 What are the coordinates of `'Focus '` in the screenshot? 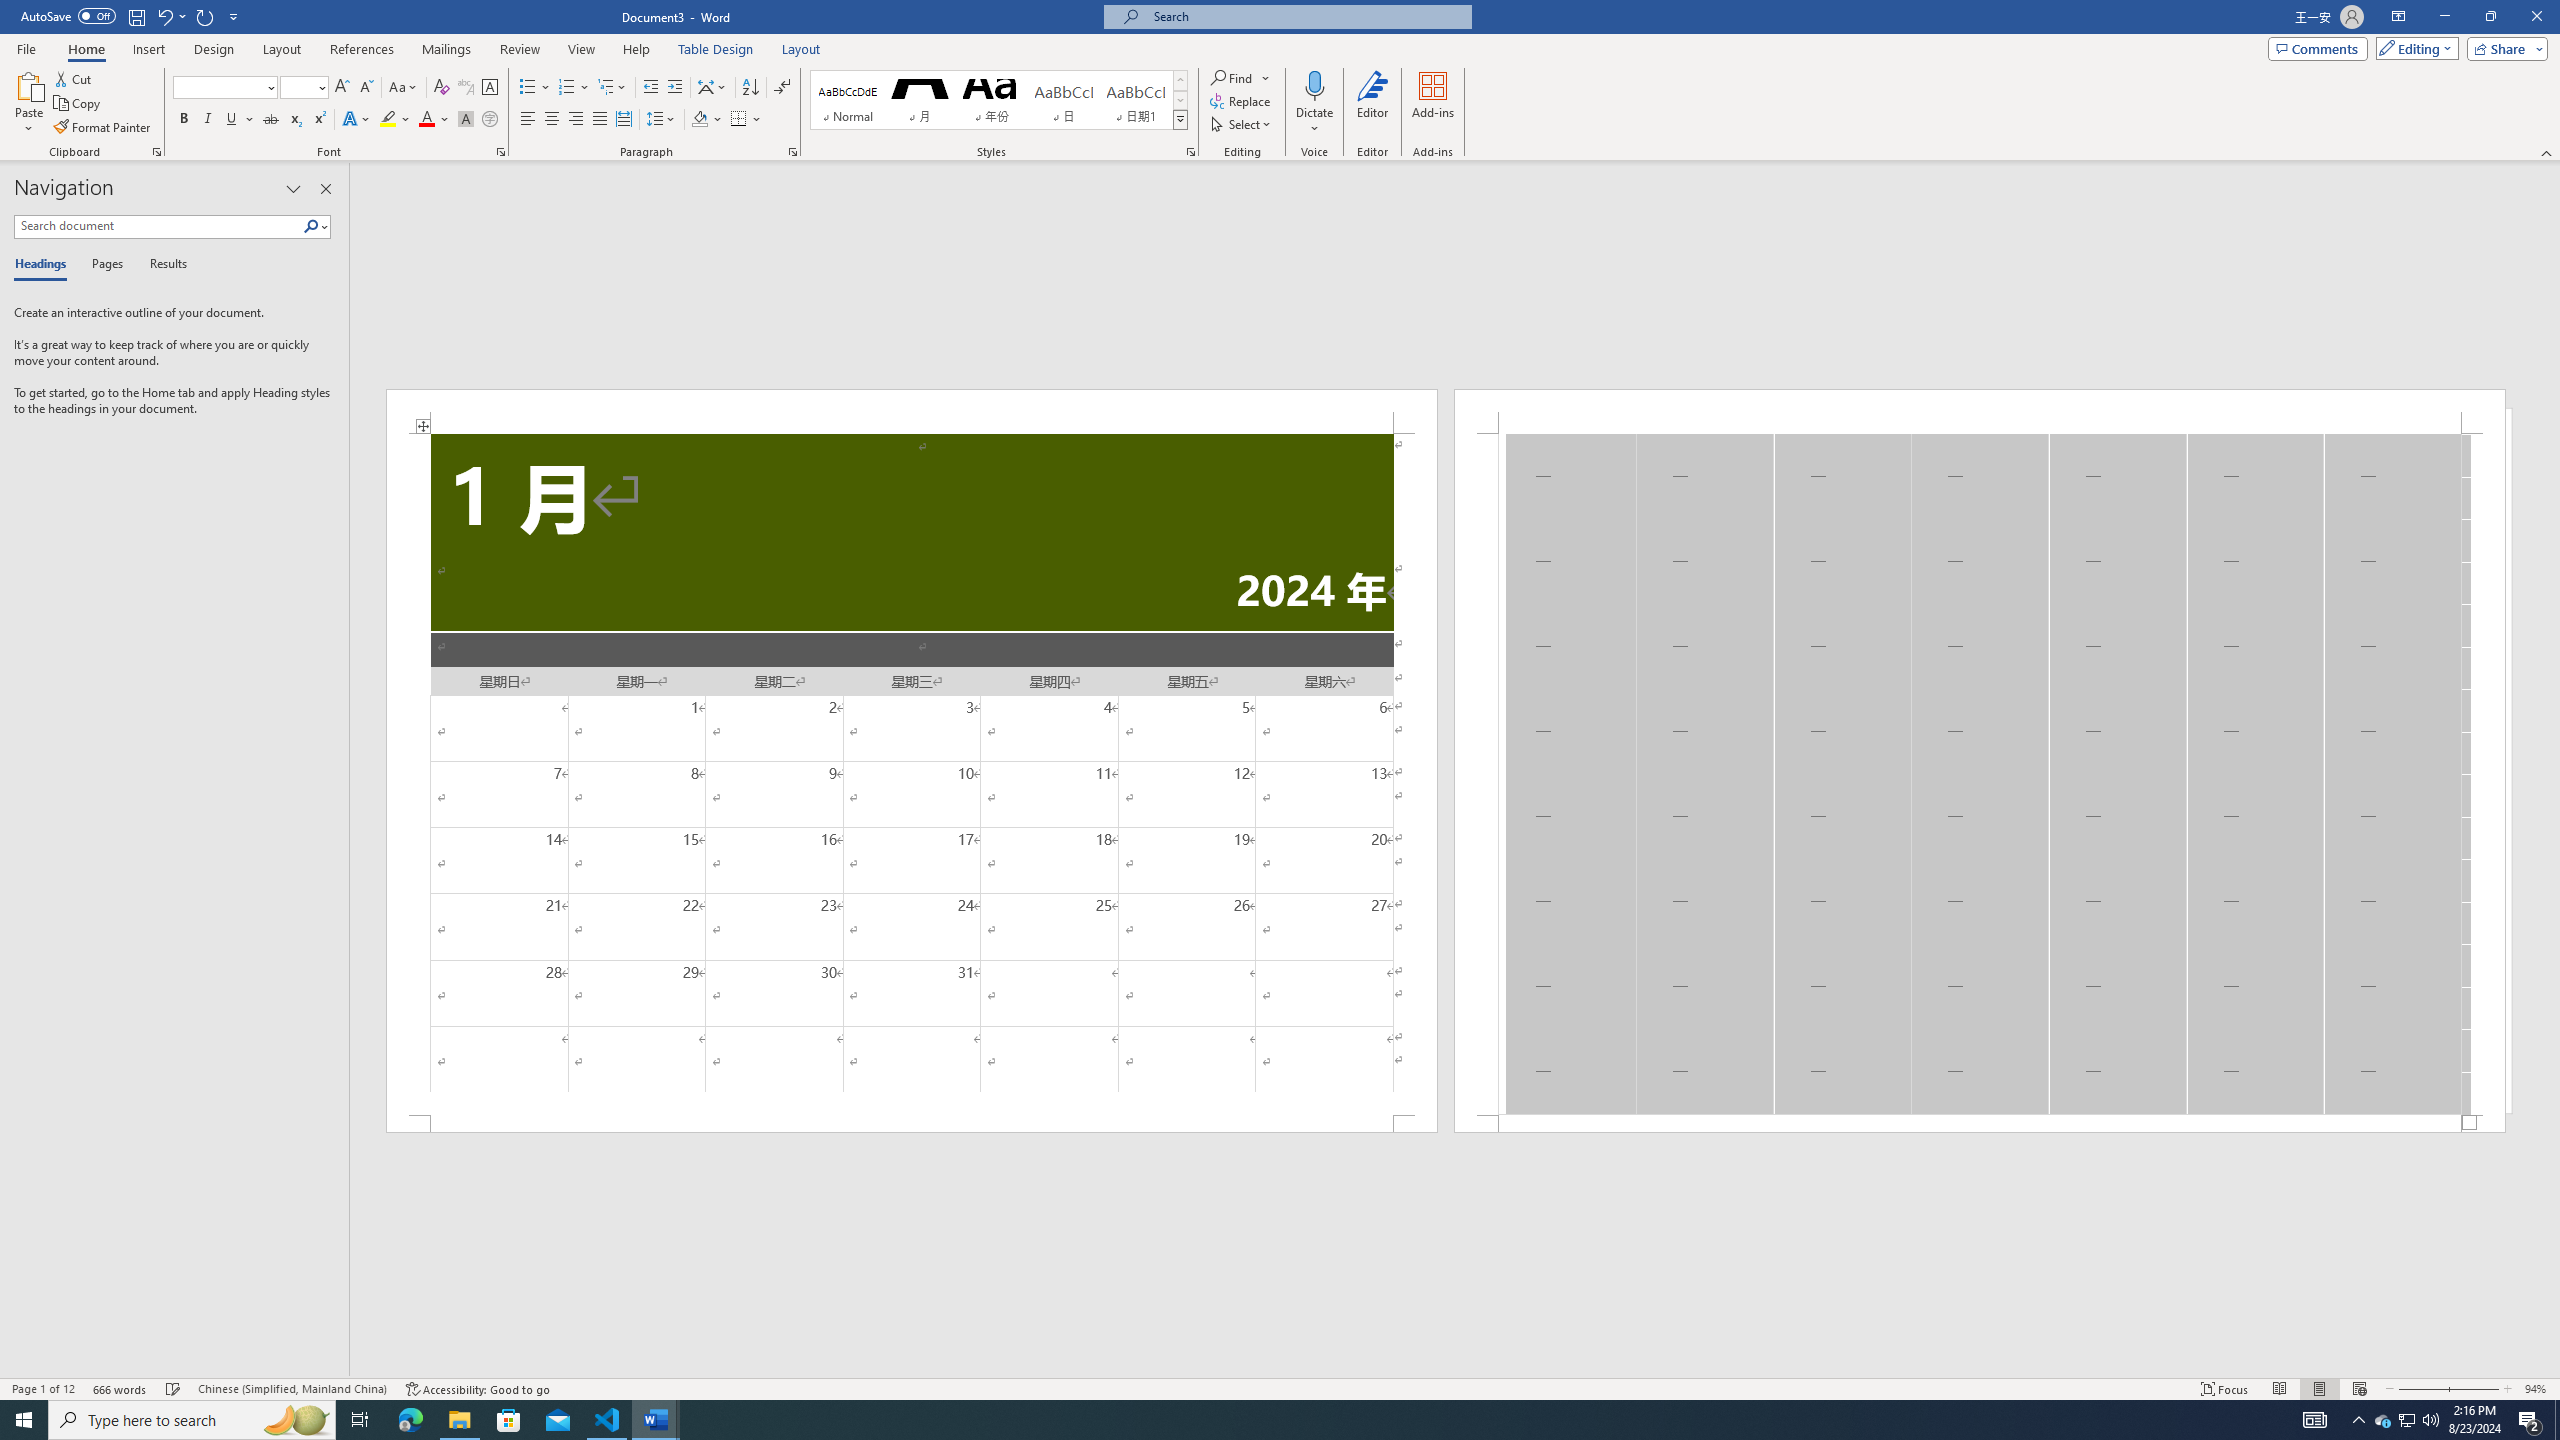 It's located at (2225, 1389).